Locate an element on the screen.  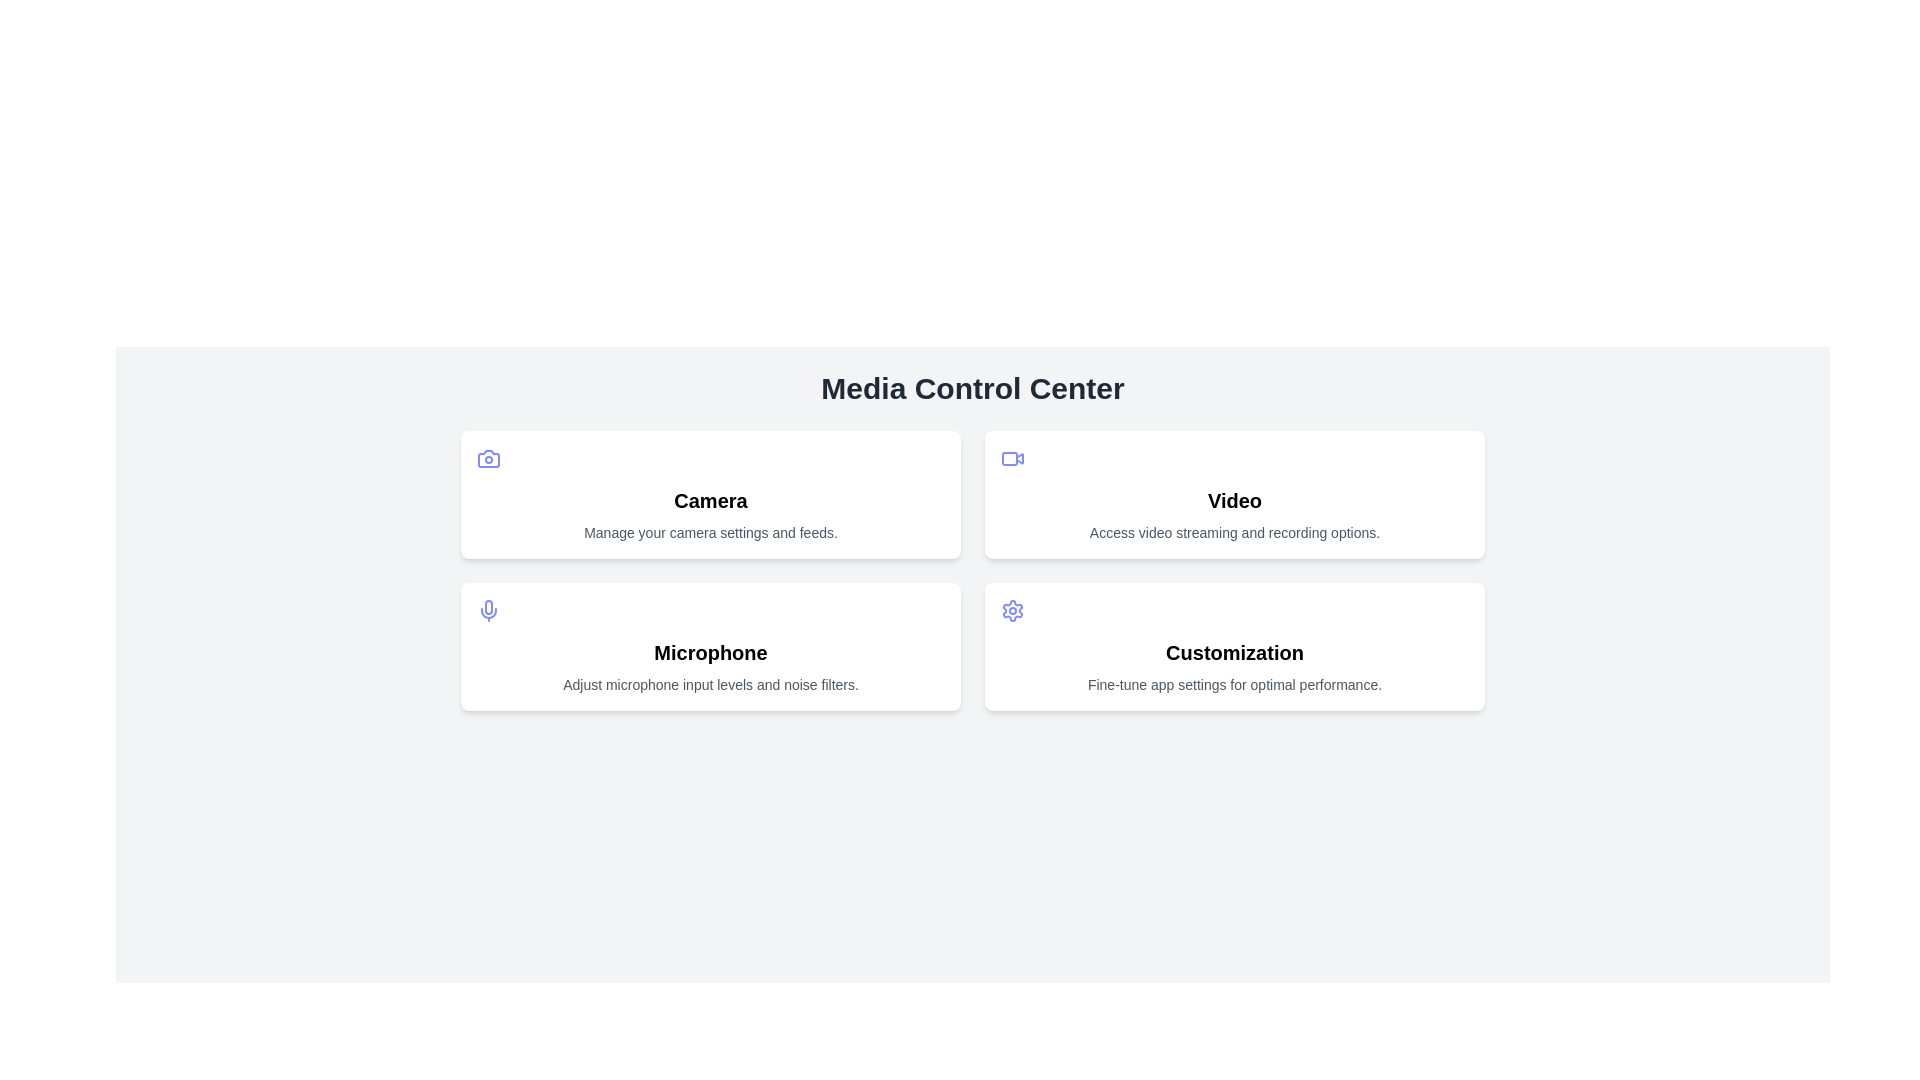
the informational card located in the top-right corner of the grid layout is located at coordinates (1233, 494).